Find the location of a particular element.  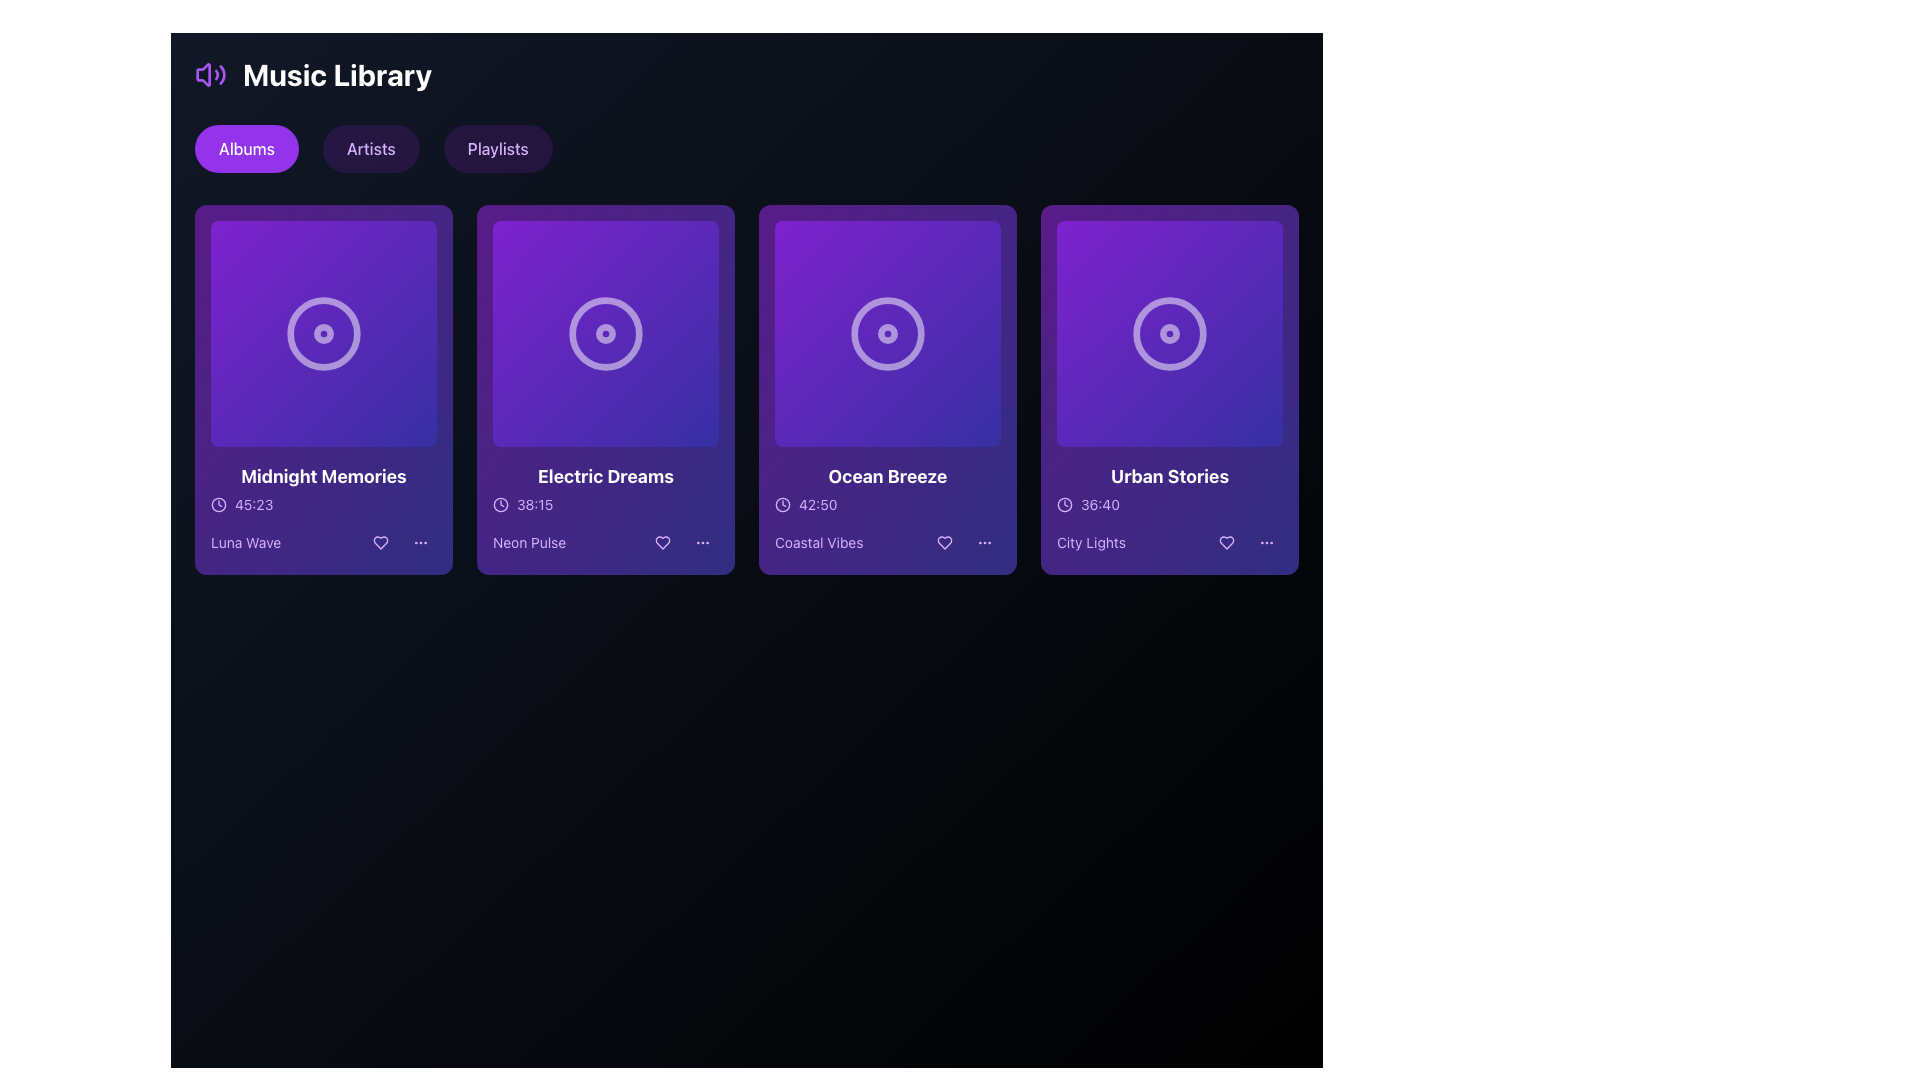

the 'like' button located on the card for the music item titled 'Ocean Breeze', which is the leftmost button in the bottom row of the card is located at coordinates (944, 543).